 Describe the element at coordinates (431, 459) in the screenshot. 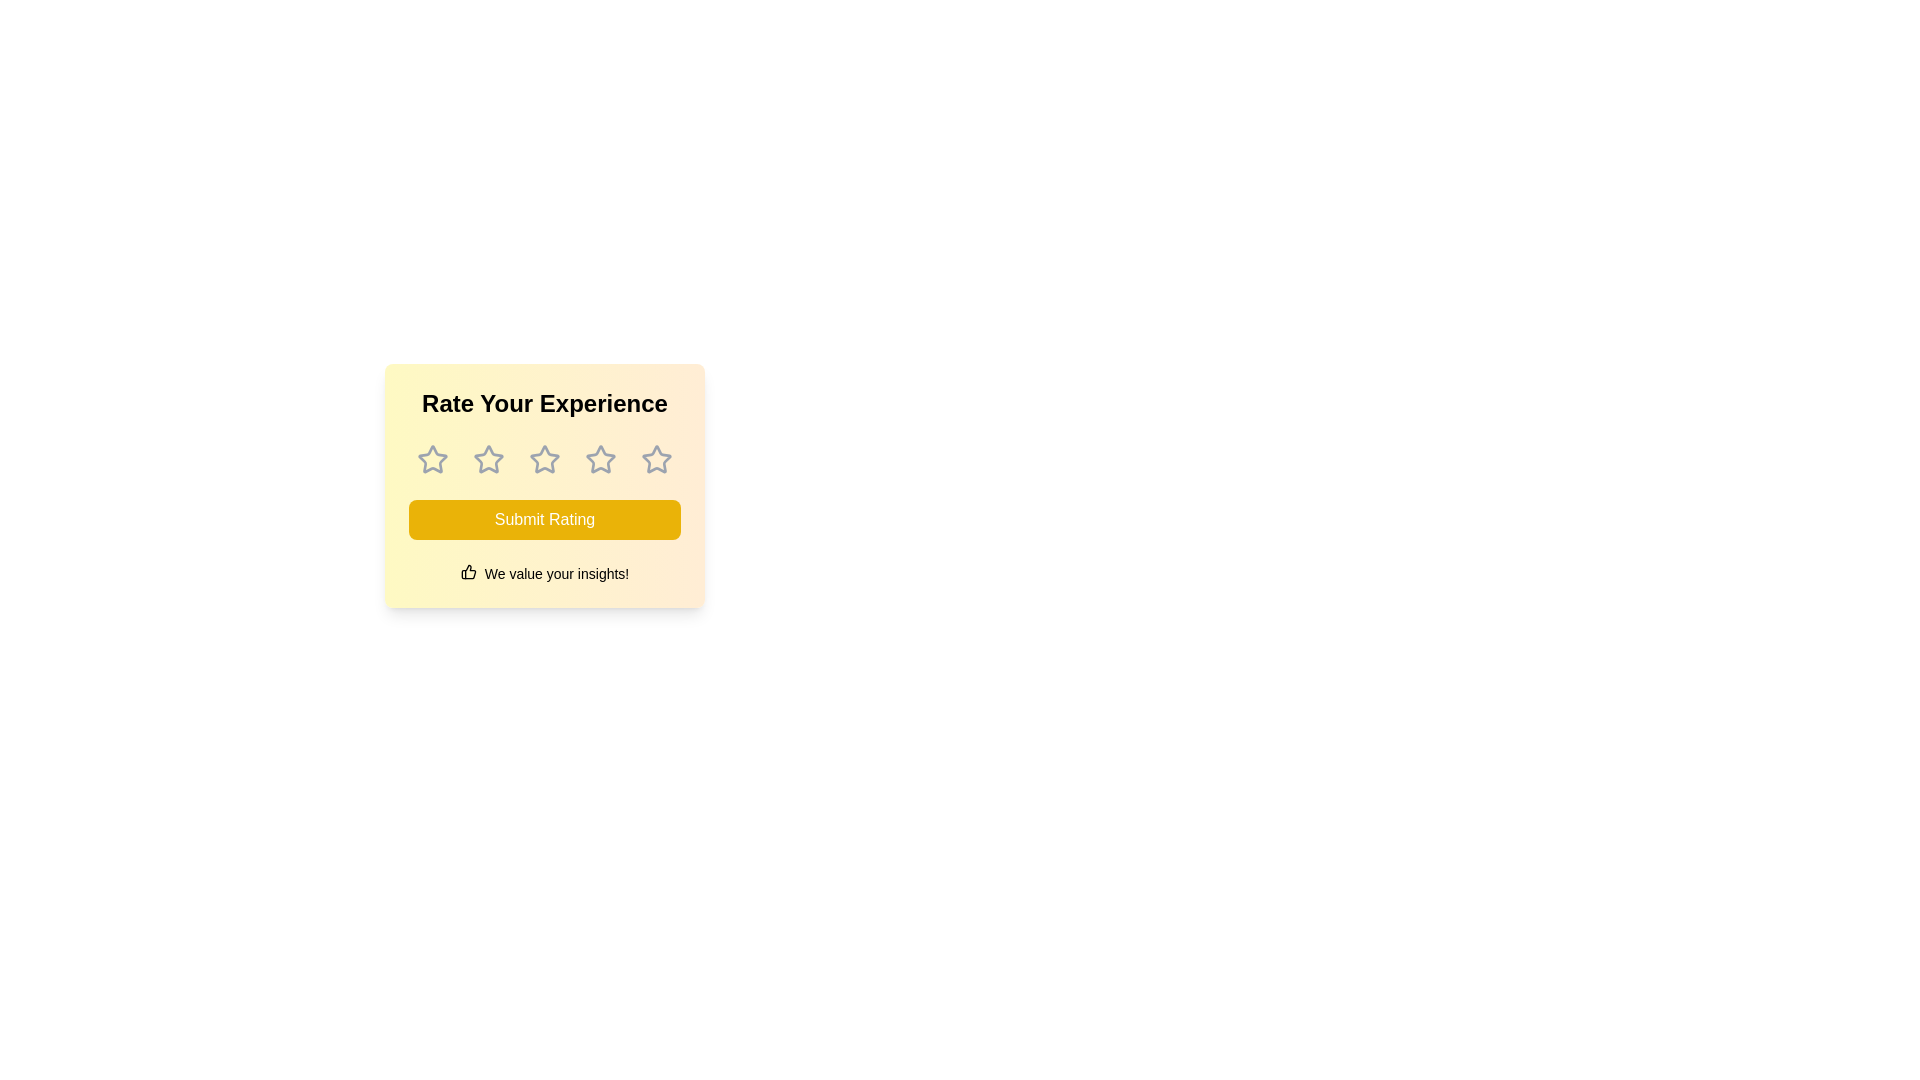

I see `the first interactive star icon in the five-star rating bar located below the 'Rate Your Experience' header` at that location.